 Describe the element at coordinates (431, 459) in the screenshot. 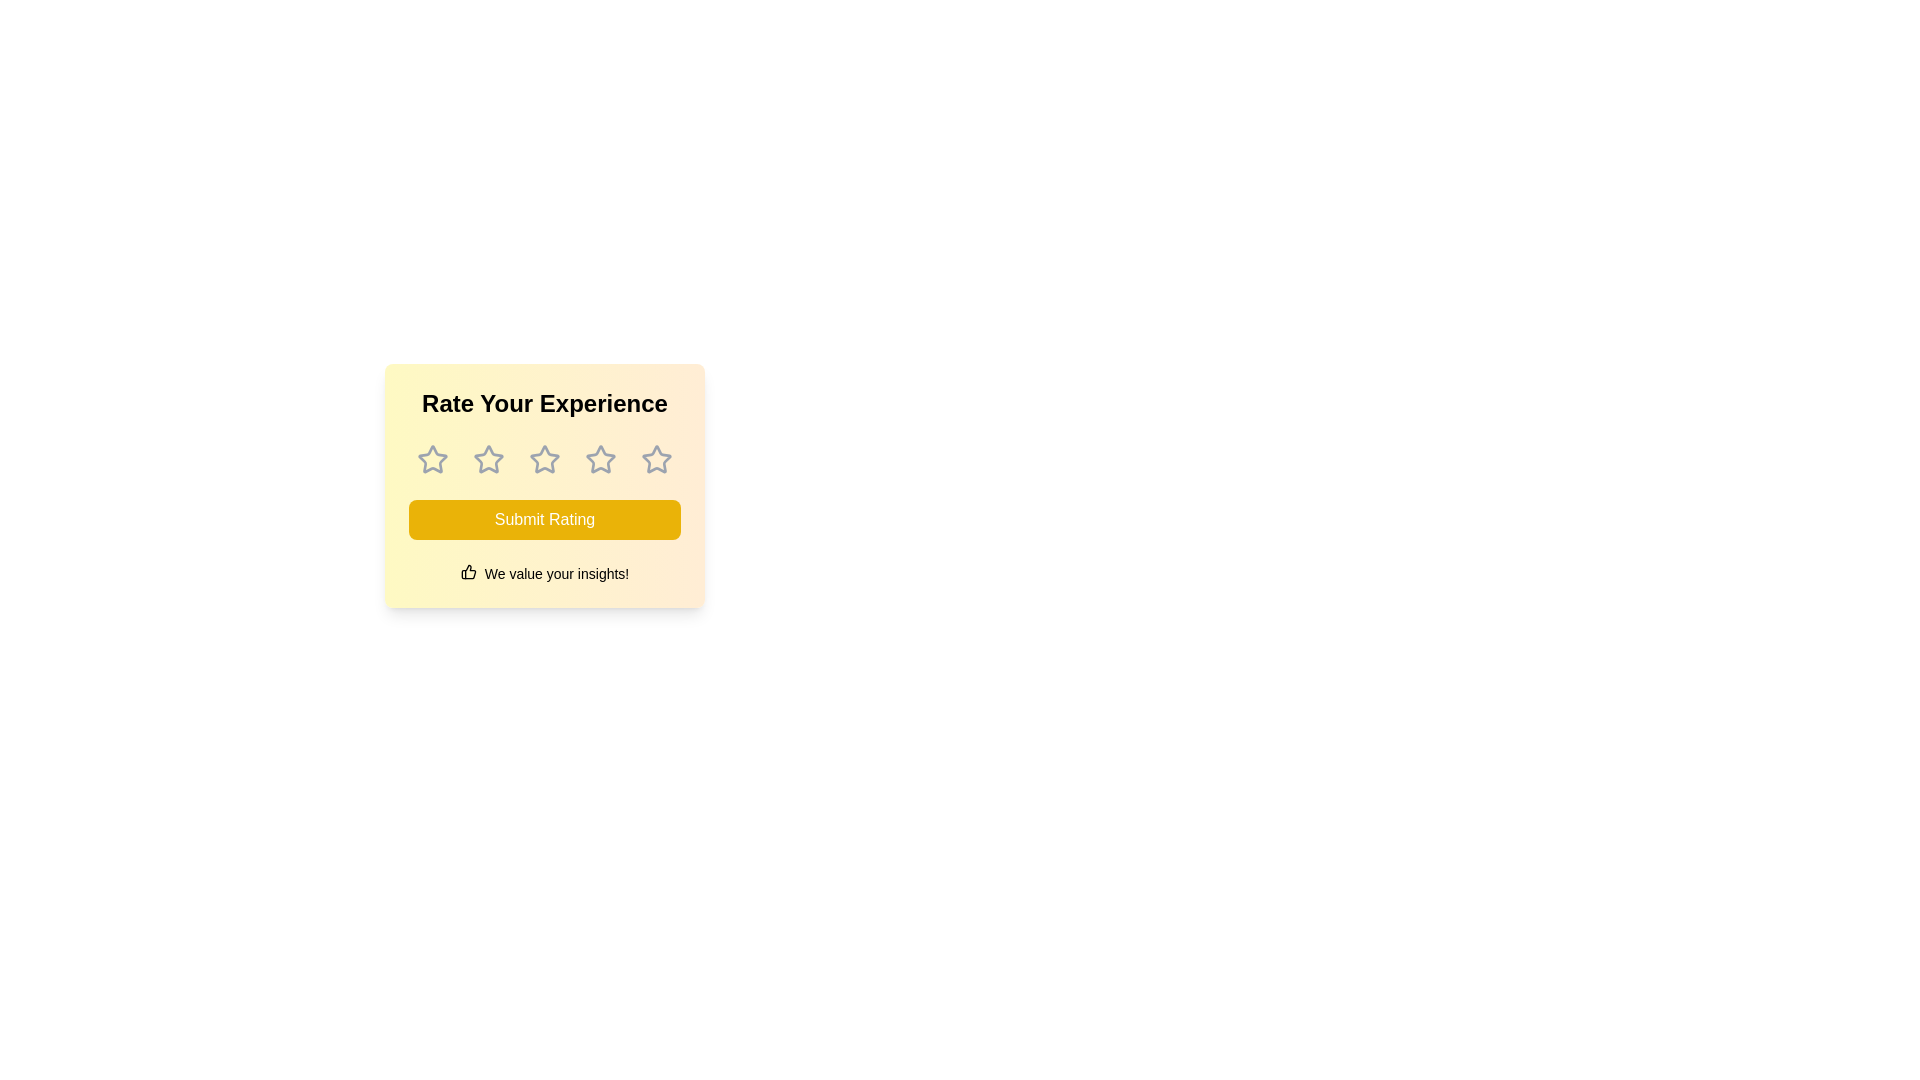

I see `the first interactive star icon in the five-star rating bar located below the 'Rate Your Experience' header` at that location.